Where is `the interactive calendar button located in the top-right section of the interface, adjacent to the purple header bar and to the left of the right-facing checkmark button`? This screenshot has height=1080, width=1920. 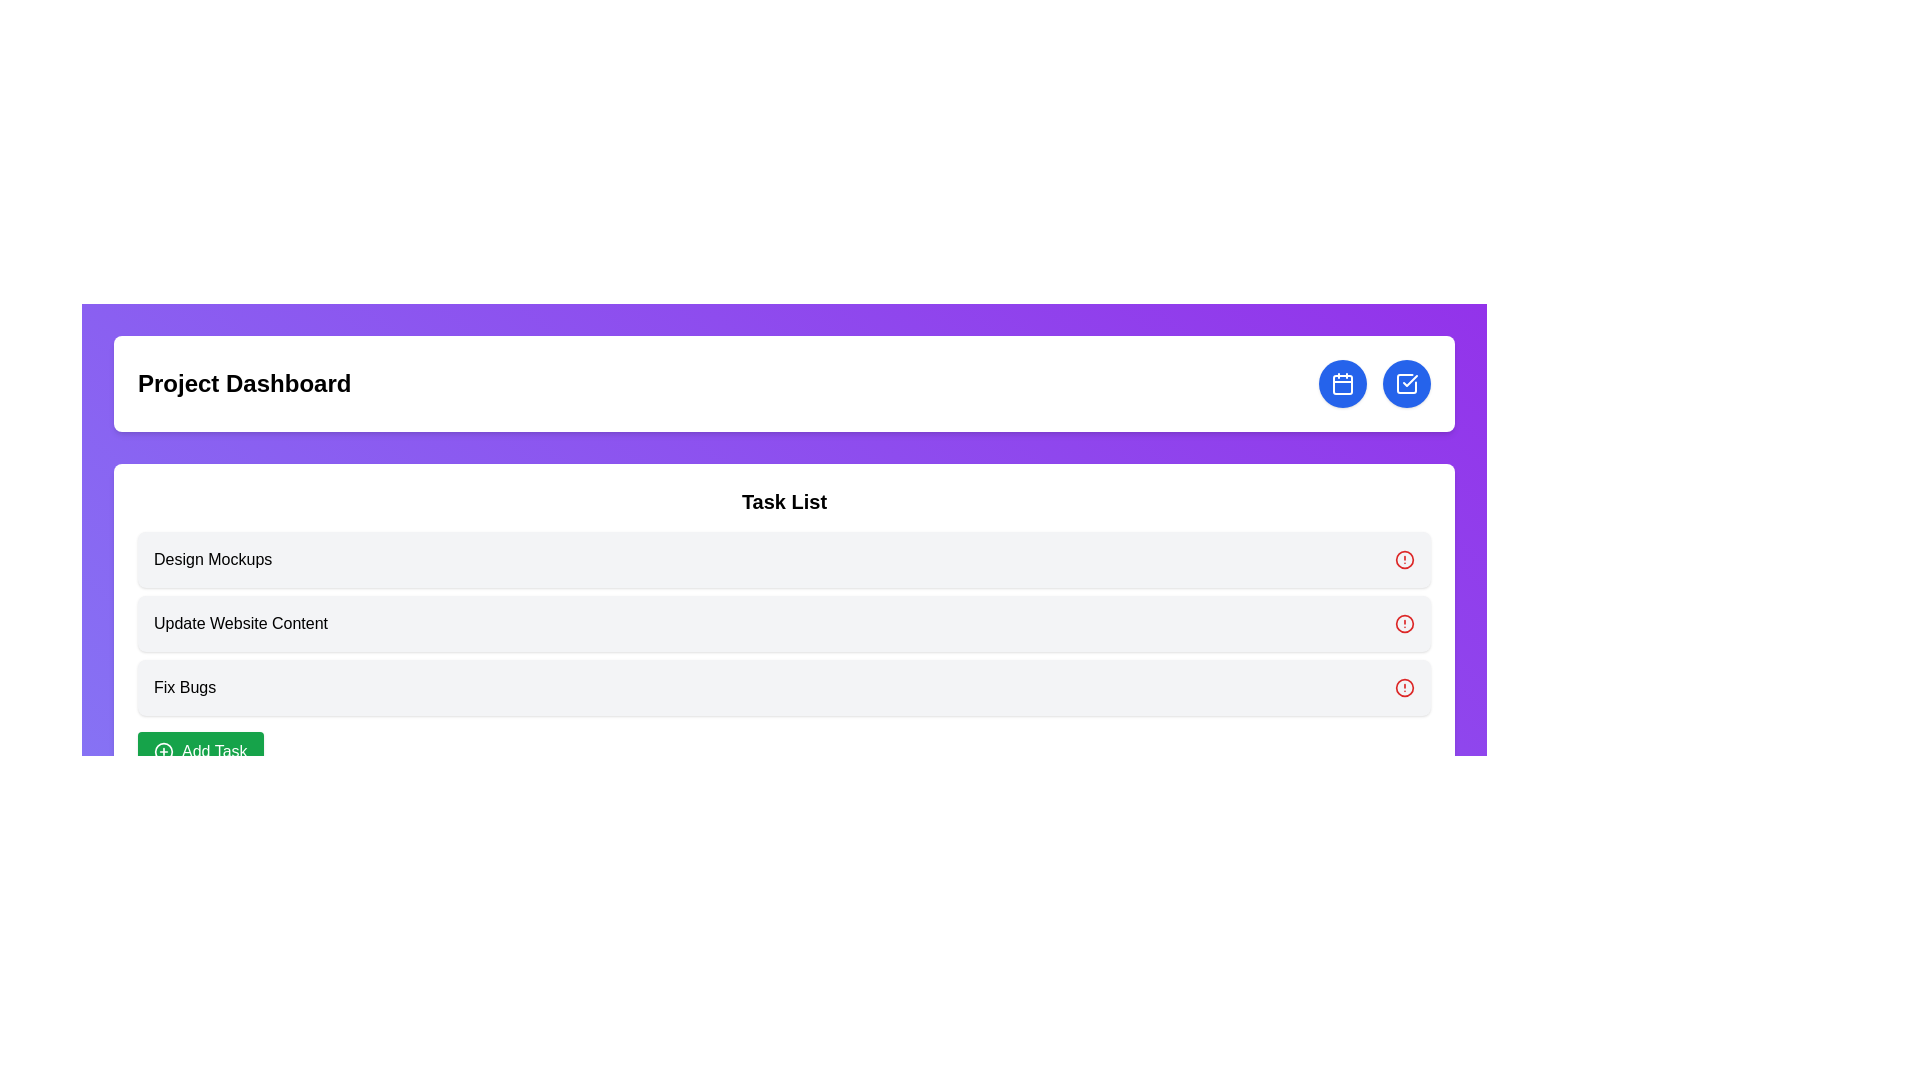
the interactive calendar button located in the top-right section of the interface, adjacent to the purple header bar and to the left of the right-facing checkmark button is located at coordinates (1343, 384).